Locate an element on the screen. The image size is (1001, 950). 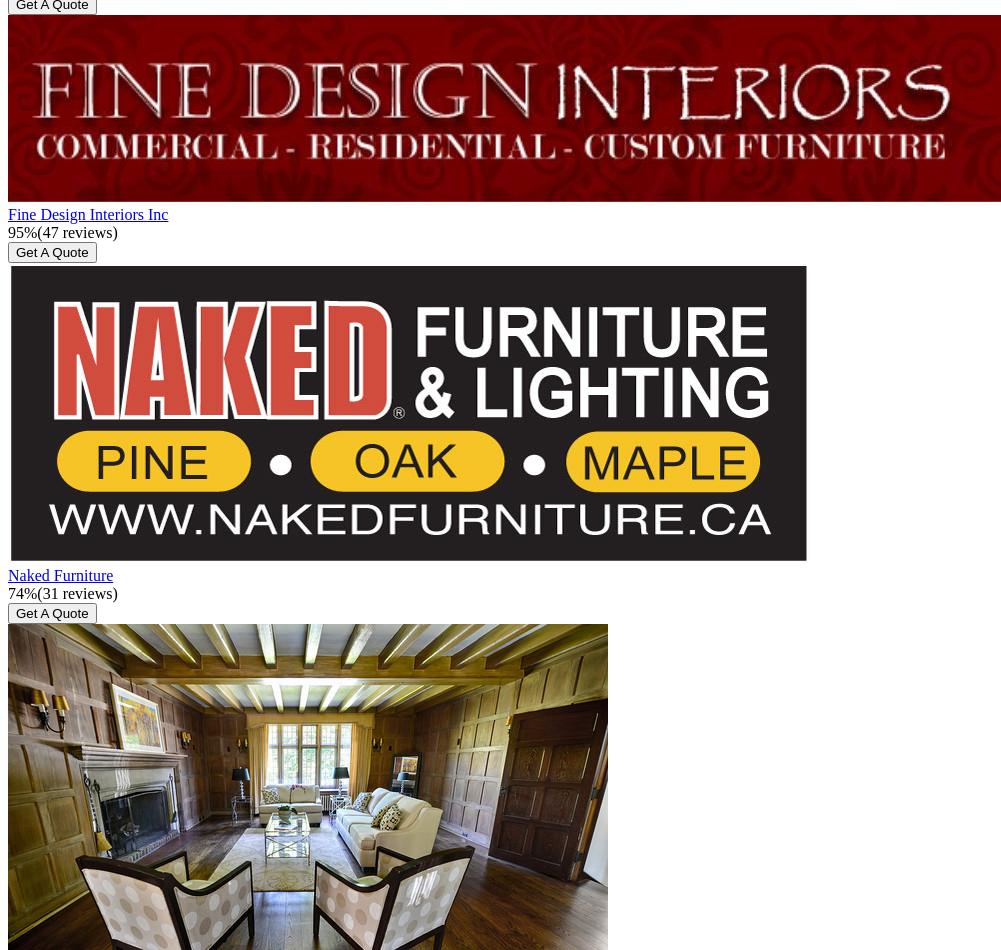
'74' is located at coordinates (16, 592).